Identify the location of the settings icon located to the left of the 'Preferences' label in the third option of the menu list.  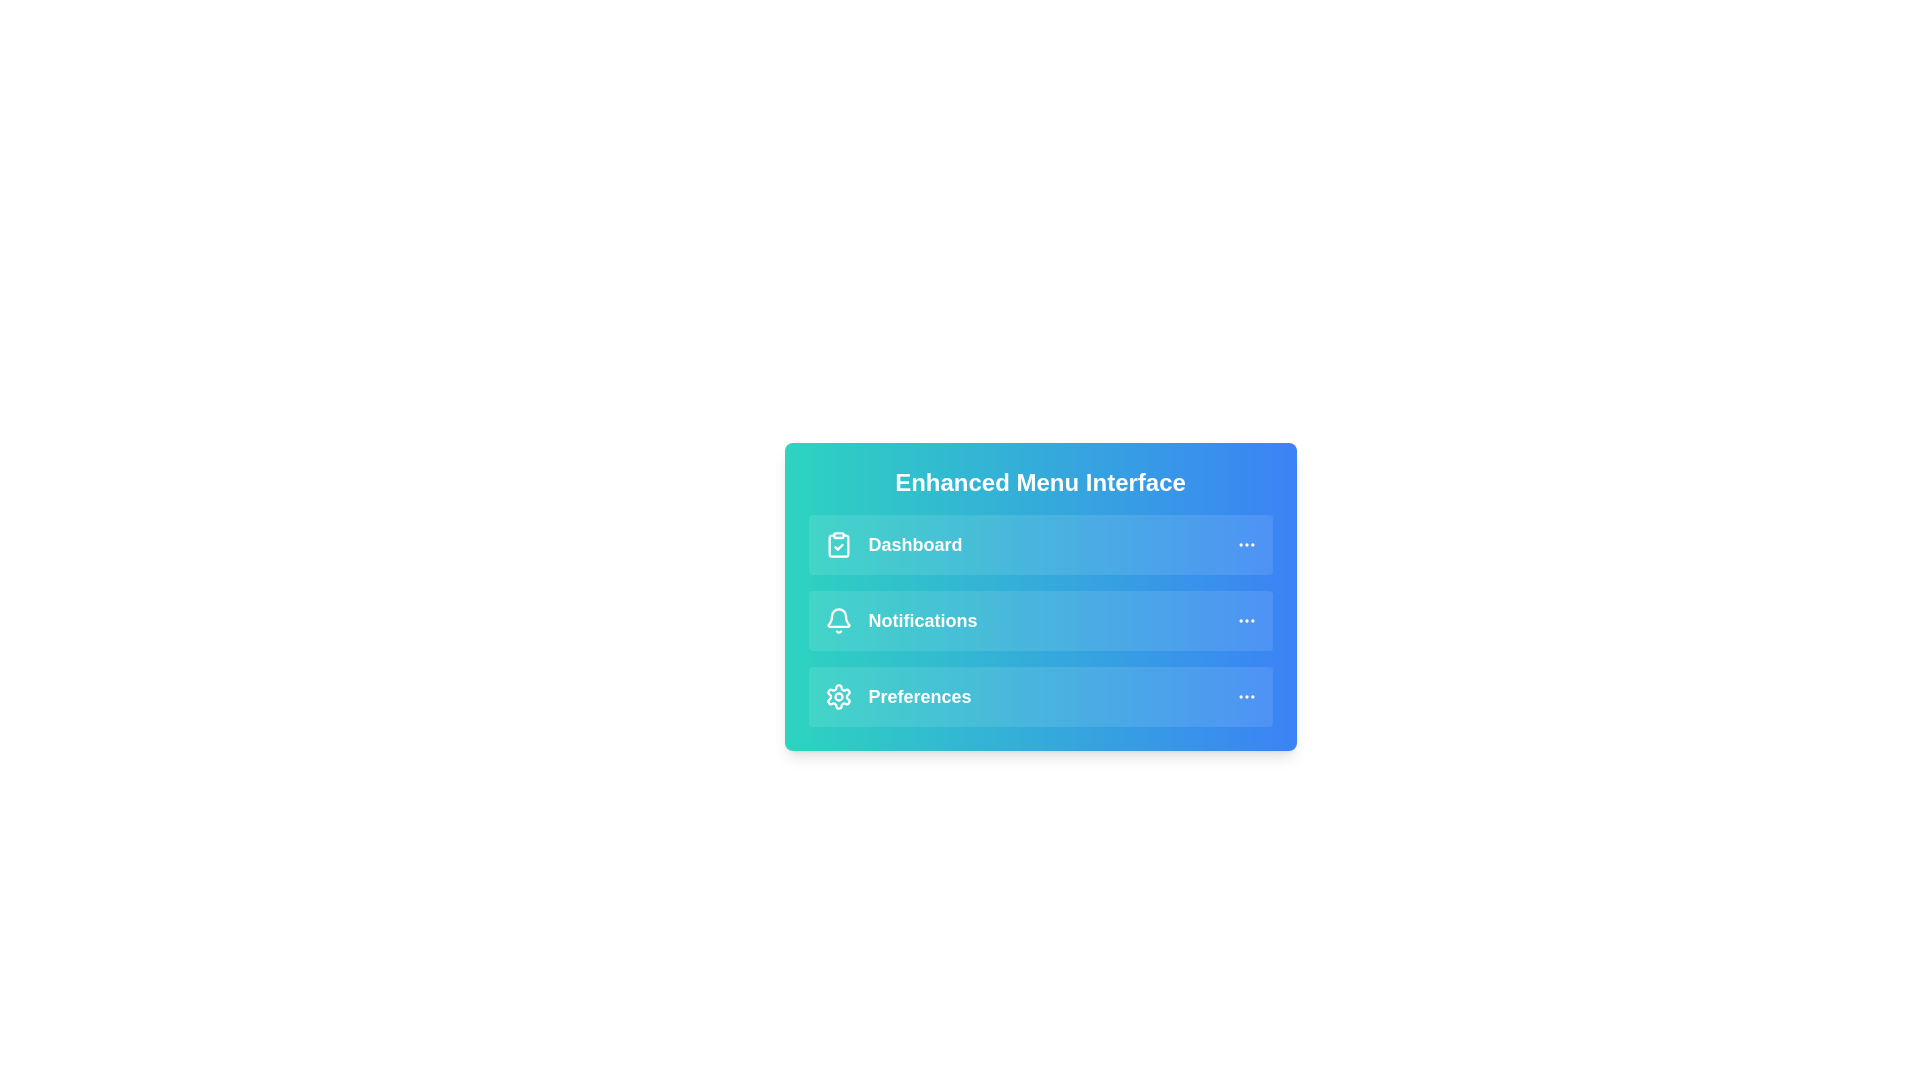
(838, 696).